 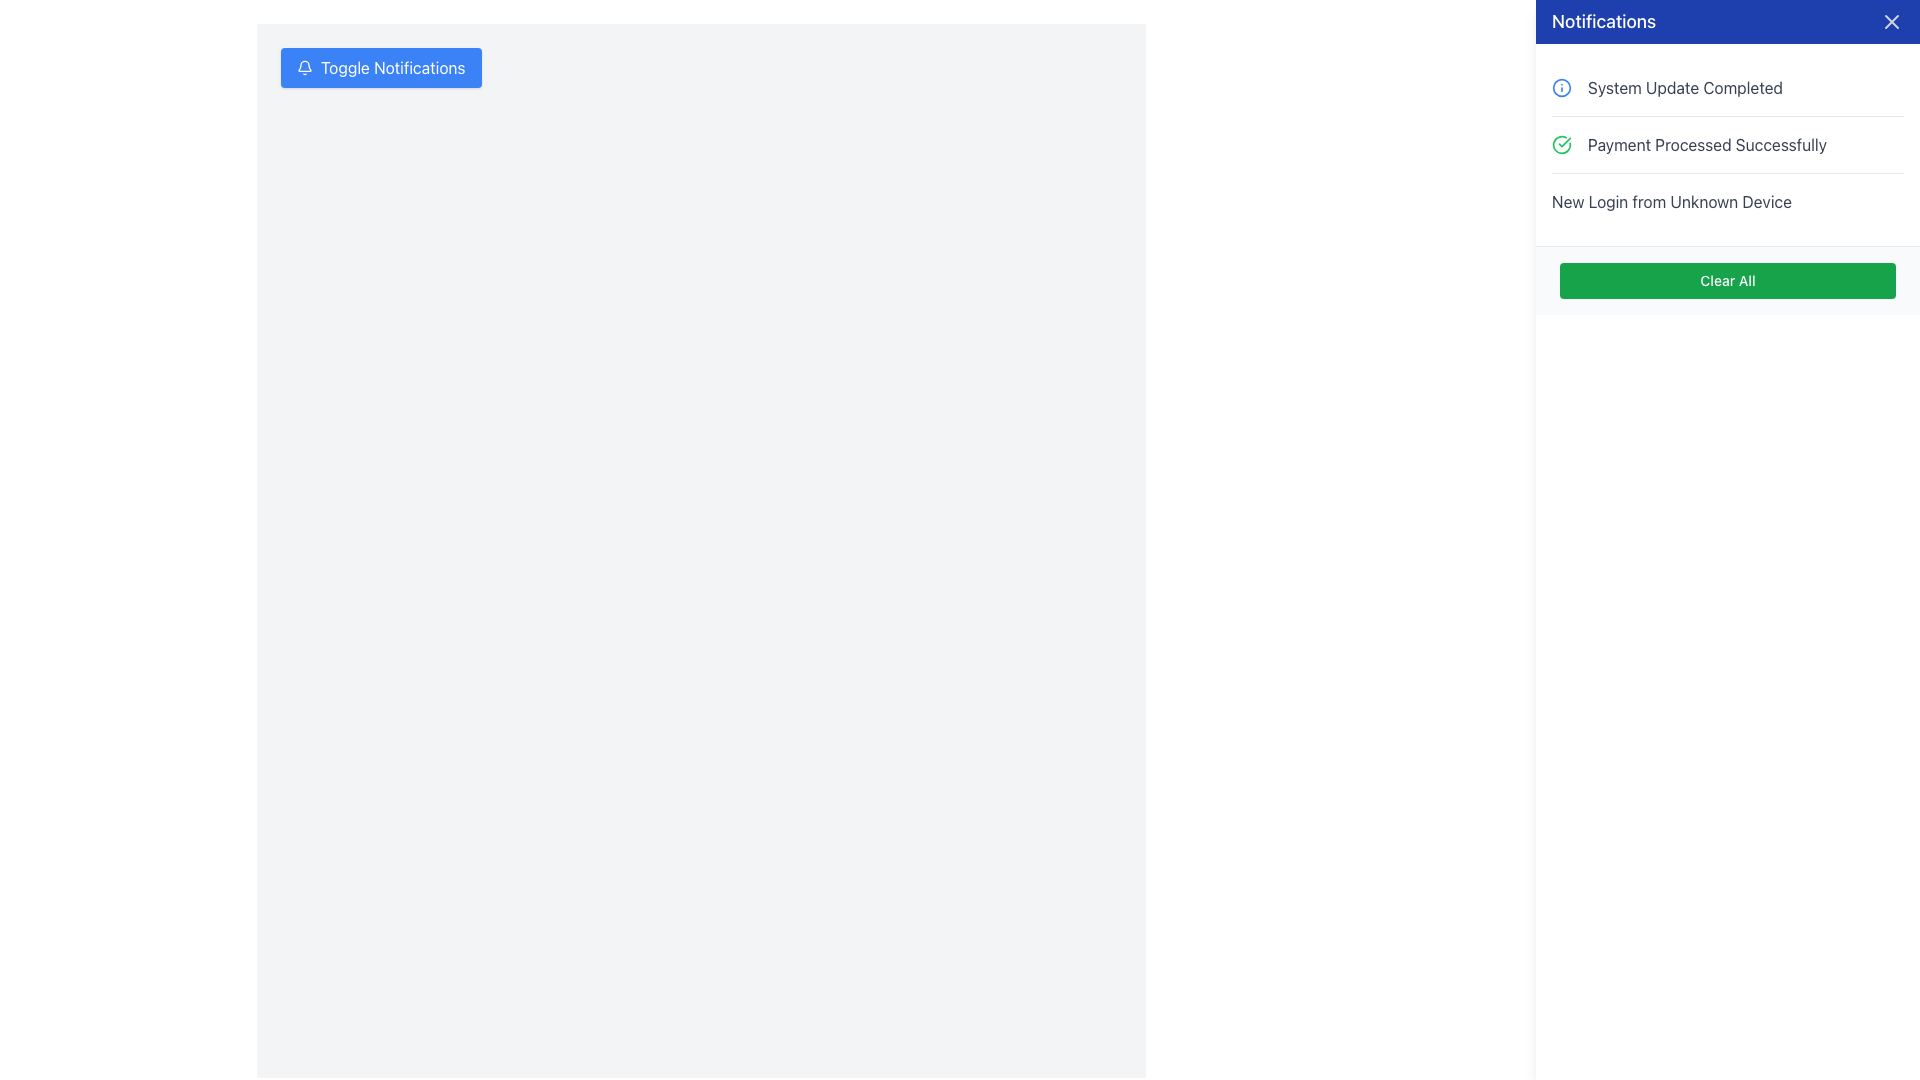 What do you see at coordinates (381, 67) in the screenshot?
I see `the 'Toggle Notifications' button, a rectangular button with rounded corners and a blue background` at bounding box center [381, 67].